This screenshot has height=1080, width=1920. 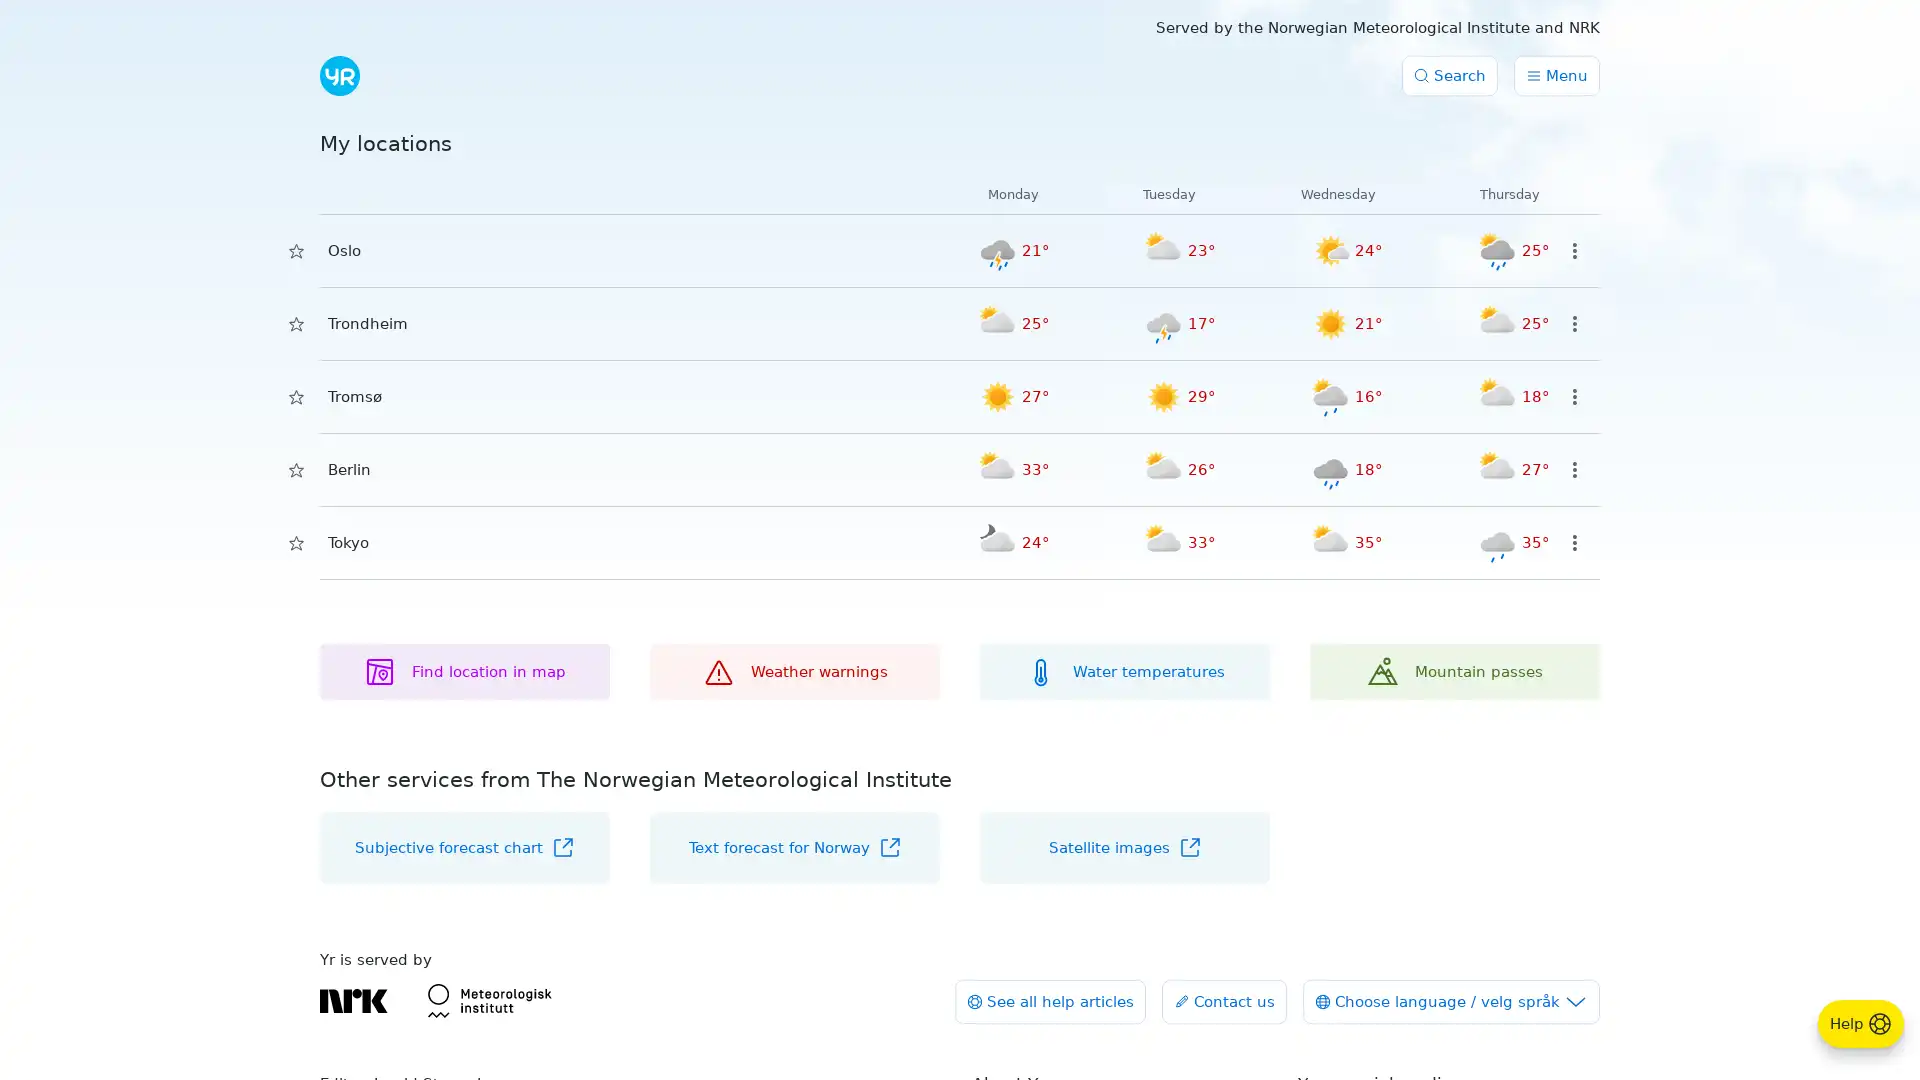 I want to click on Options for location, so click(x=1573, y=397).